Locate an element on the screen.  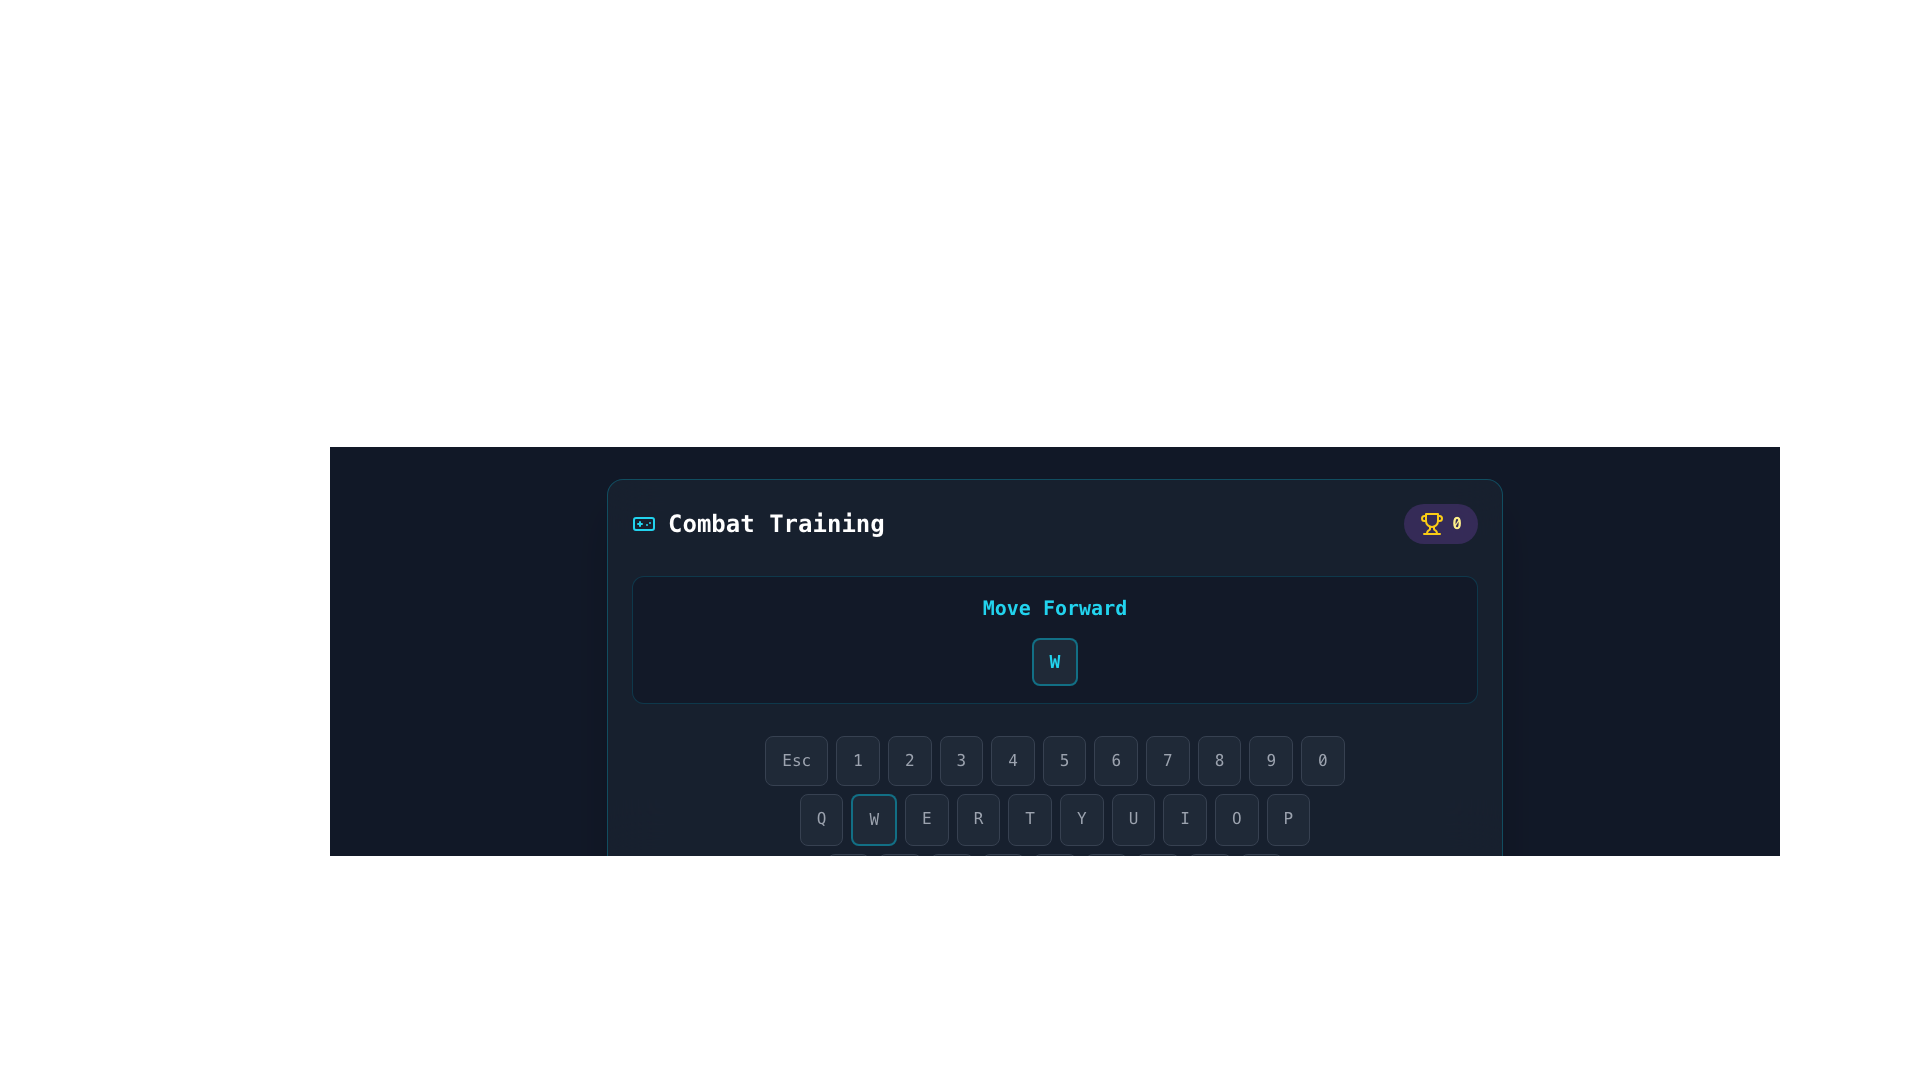
number '0' displayed in the decorative section featuring a yellow trophy icon and rounded rectangle with a purple background, located in the top-right corner of the application window is located at coordinates (1441, 523).